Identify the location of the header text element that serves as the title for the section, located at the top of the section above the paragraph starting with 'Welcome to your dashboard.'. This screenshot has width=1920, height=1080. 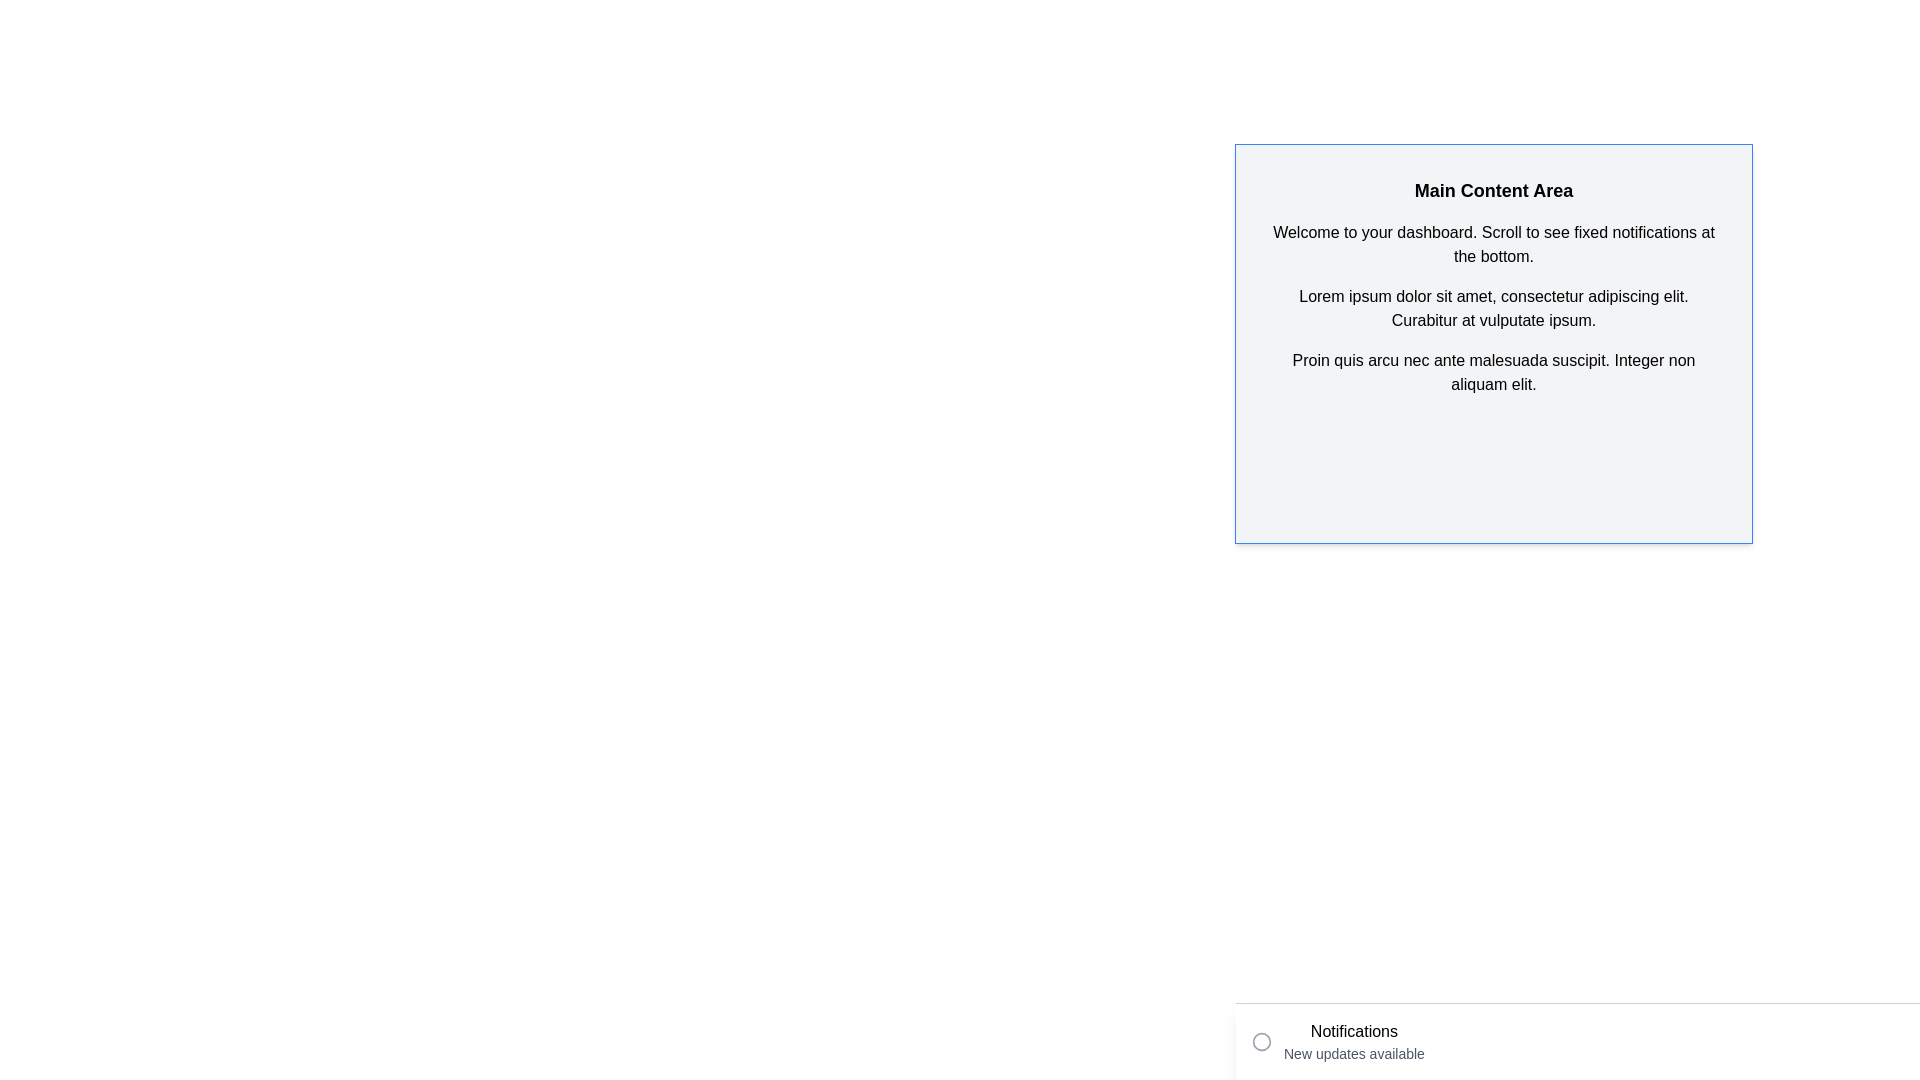
(1493, 191).